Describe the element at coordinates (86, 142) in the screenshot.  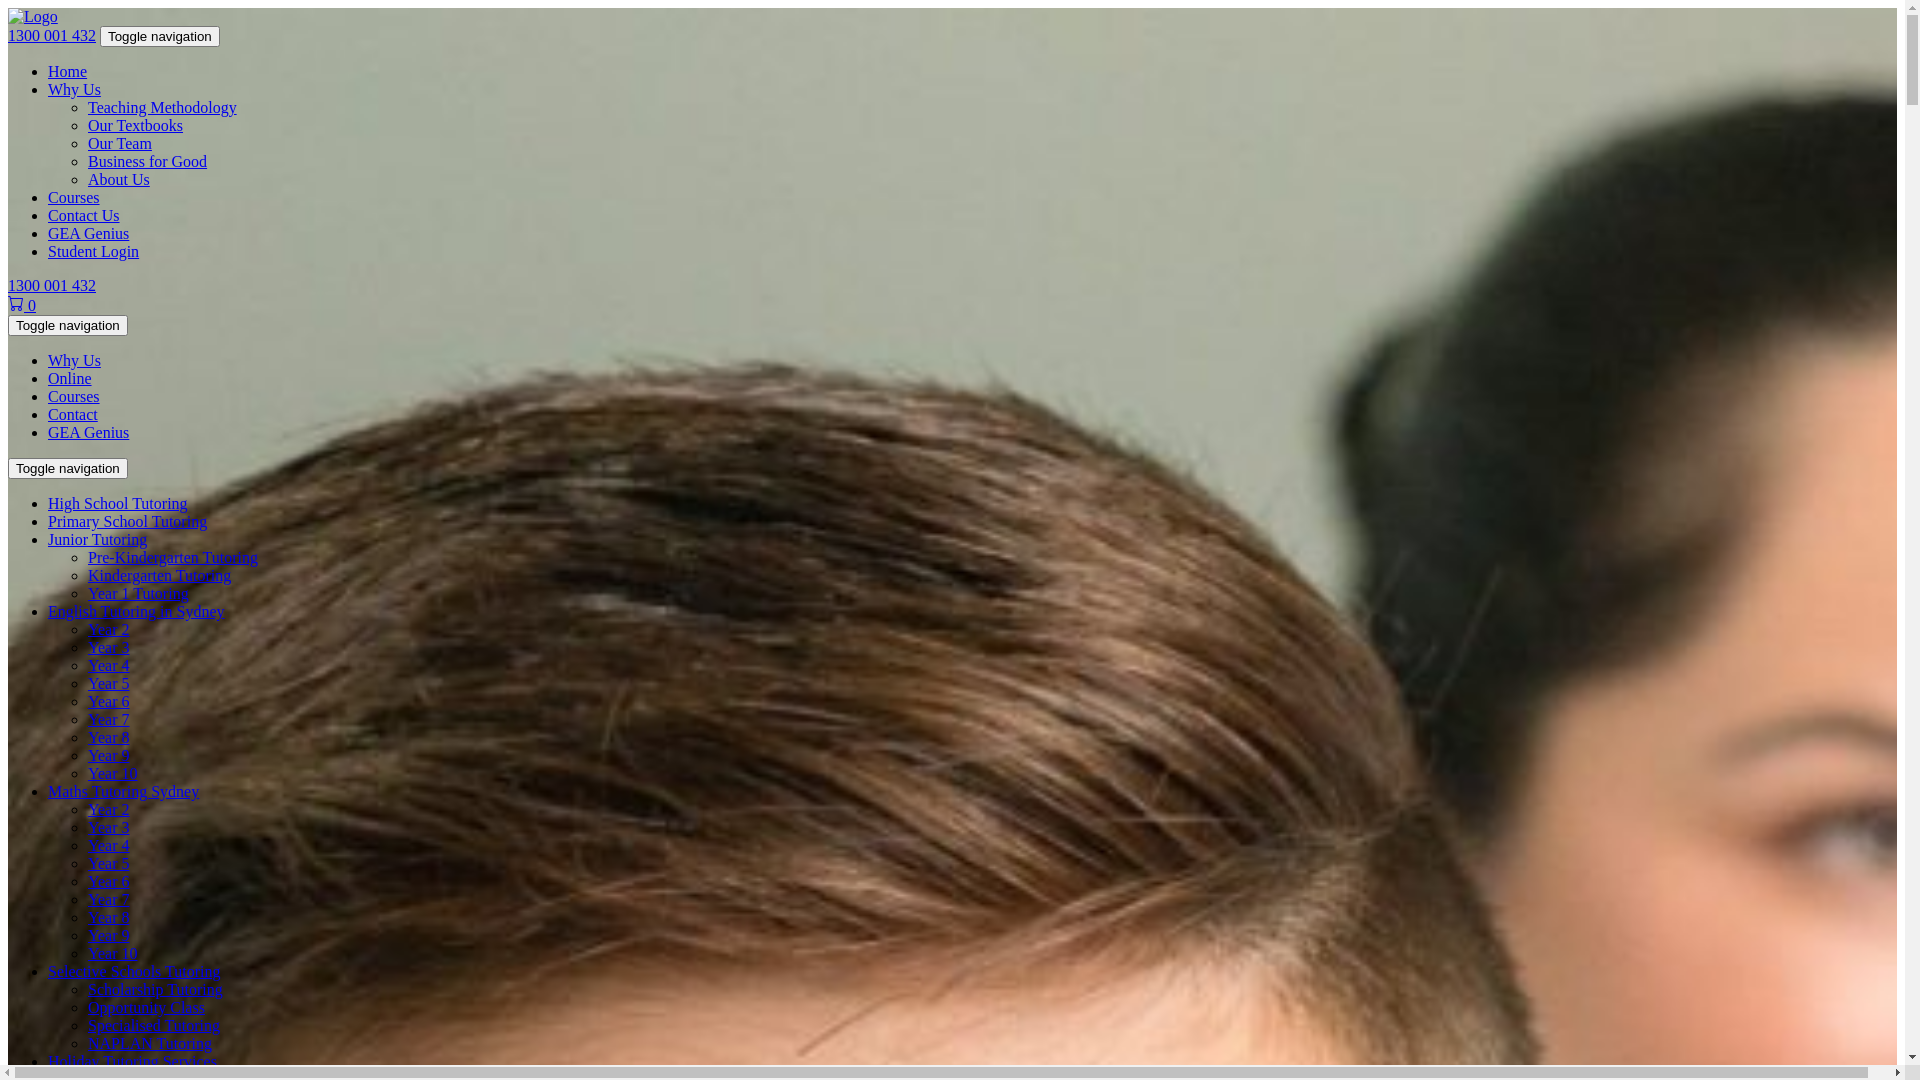
I see `'Our Team'` at that location.